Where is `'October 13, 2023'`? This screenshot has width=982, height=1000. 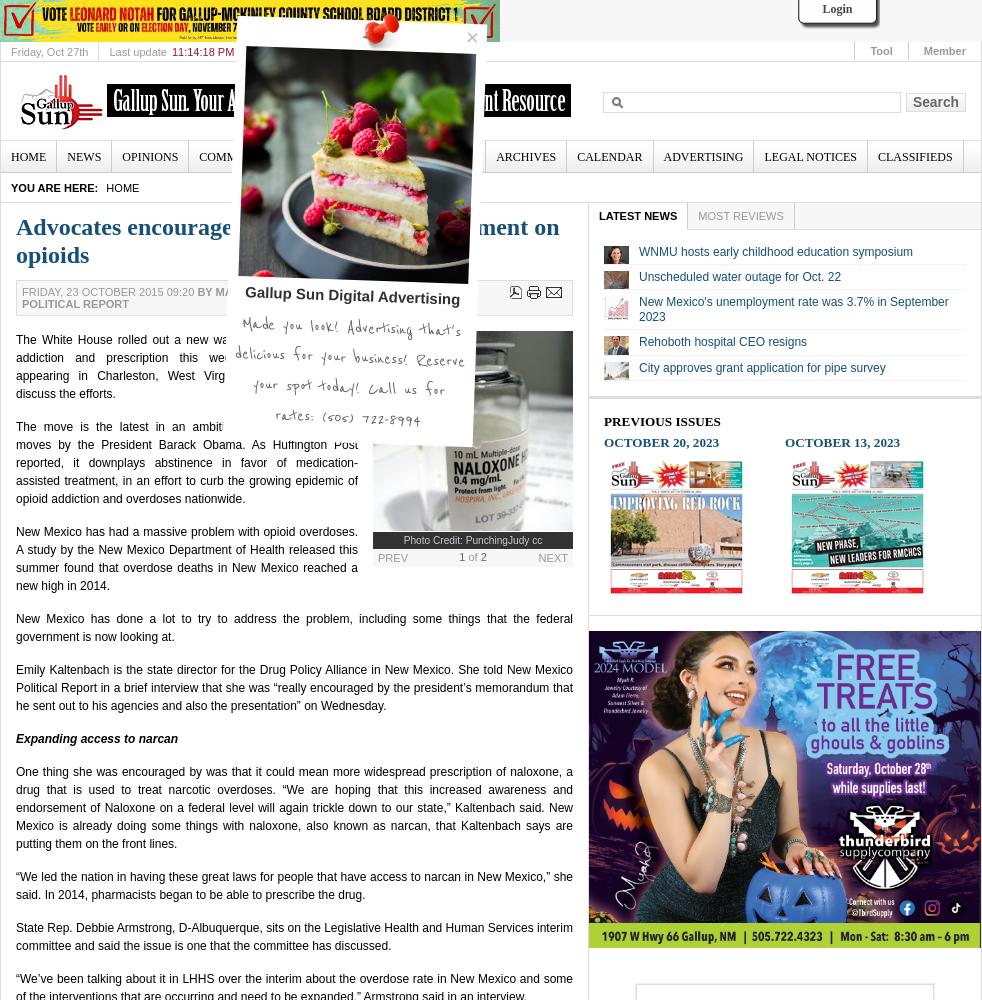
'October 13, 2023' is located at coordinates (842, 440).